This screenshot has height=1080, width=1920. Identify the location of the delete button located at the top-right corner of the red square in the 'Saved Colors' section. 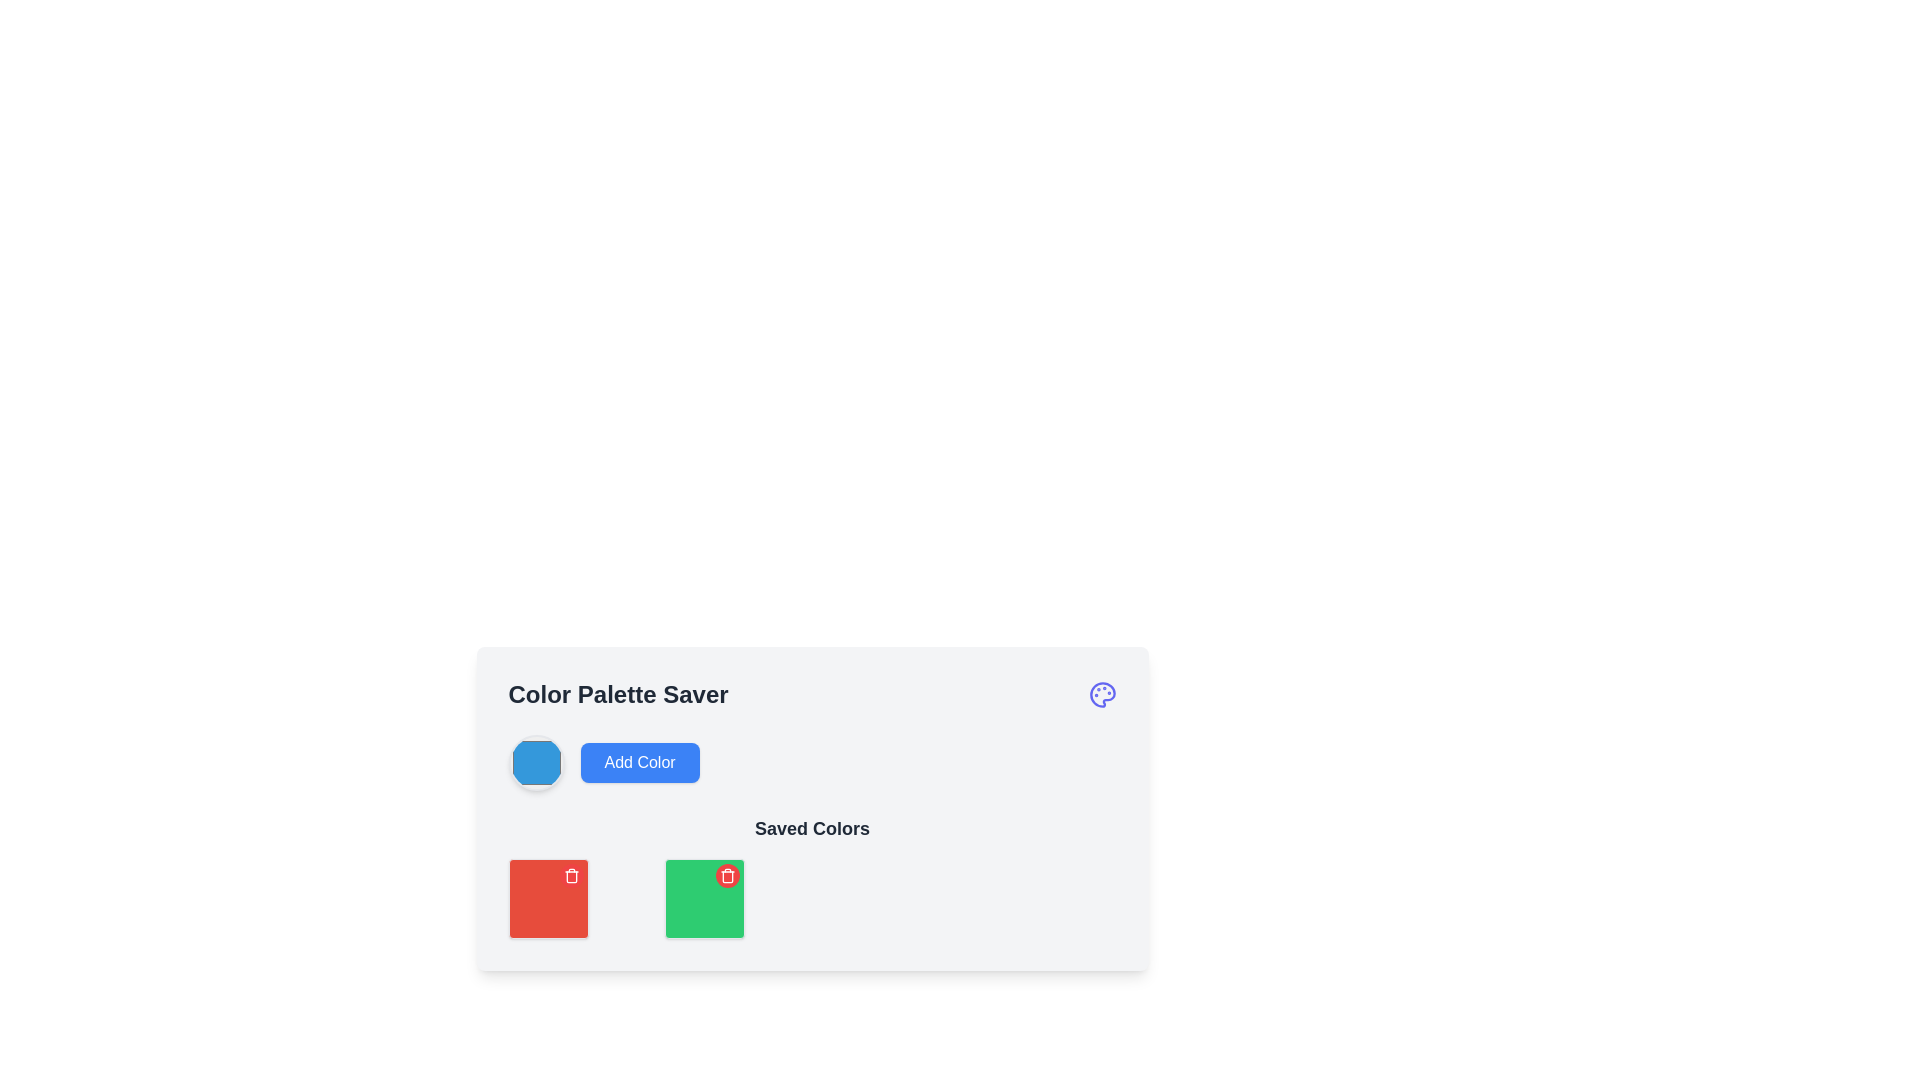
(570, 874).